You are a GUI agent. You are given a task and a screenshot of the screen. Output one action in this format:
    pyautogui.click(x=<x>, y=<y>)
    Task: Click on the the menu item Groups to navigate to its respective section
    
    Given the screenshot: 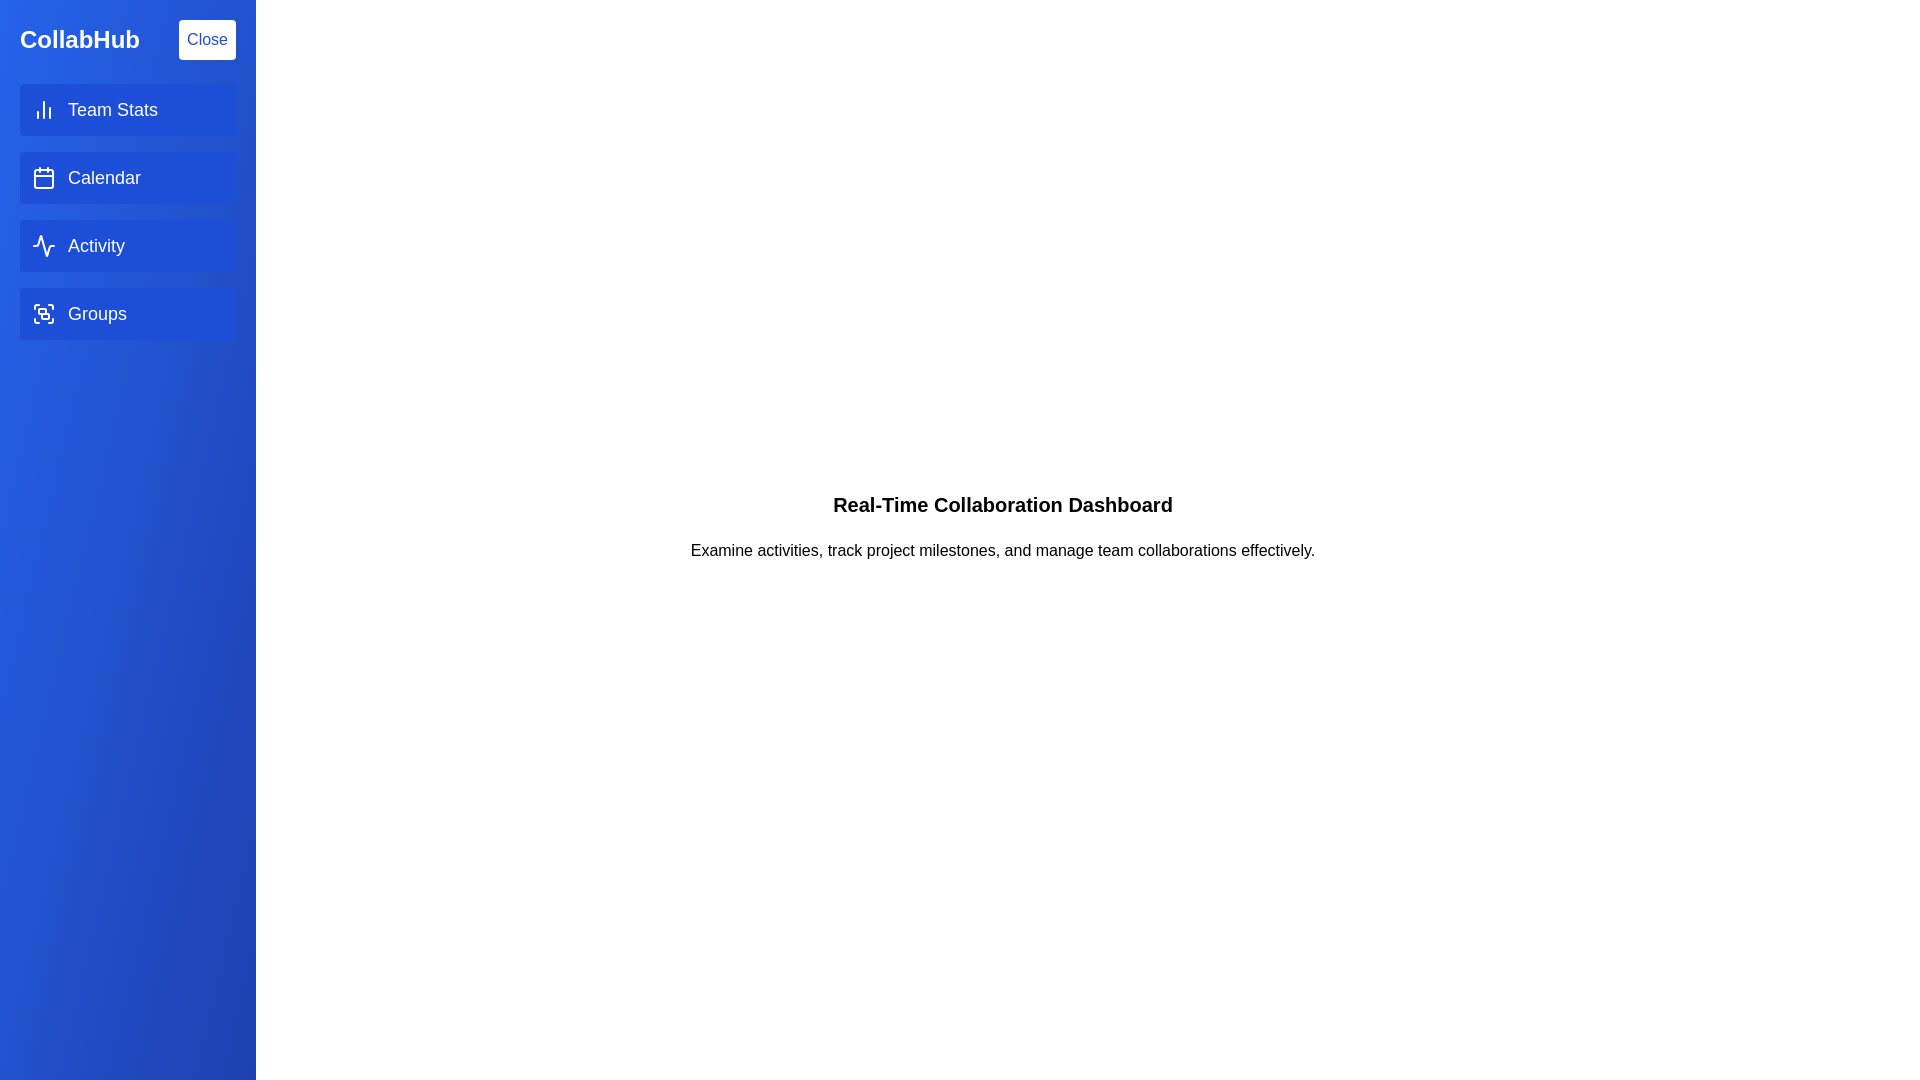 What is the action you would take?
    pyautogui.click(x=127, y=313)
    